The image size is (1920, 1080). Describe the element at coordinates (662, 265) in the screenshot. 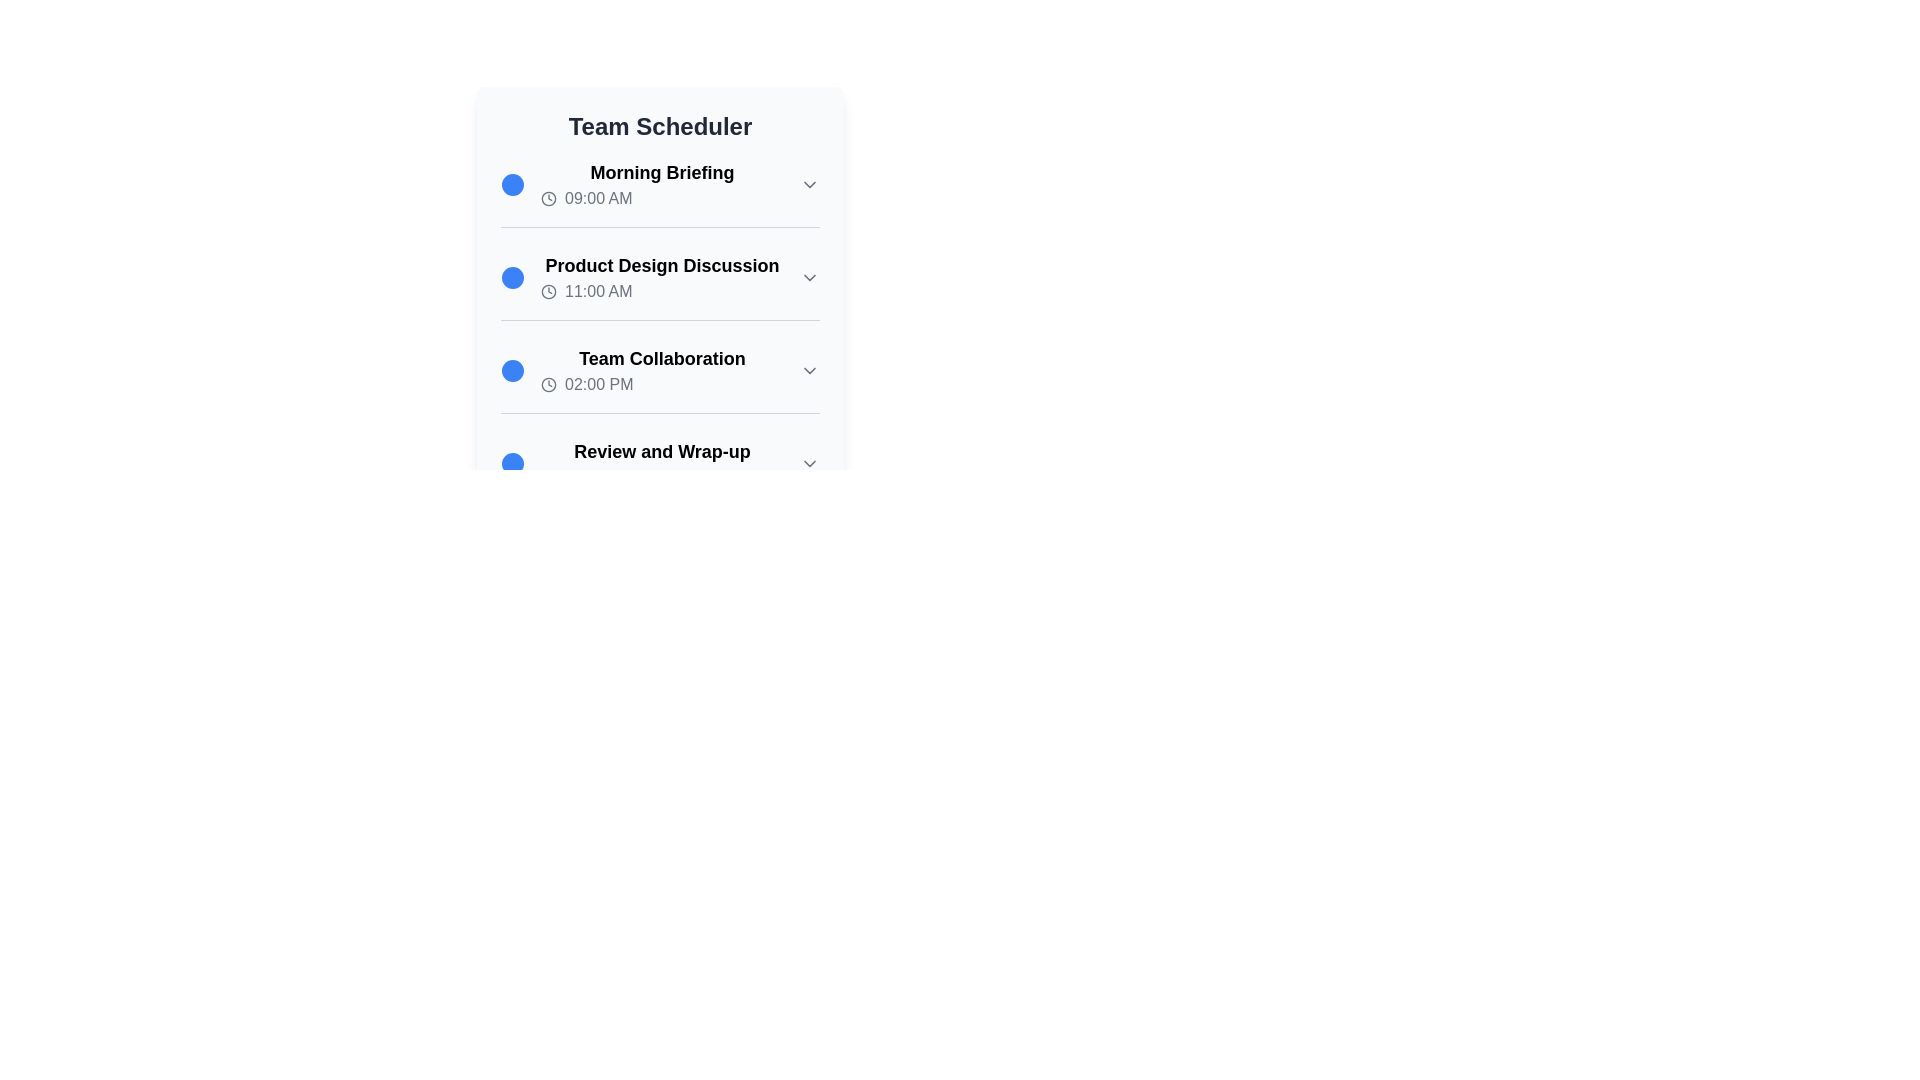

I see `text content of the heading Text Label that serves as the title for the 'Product Design Discussion' event, positioned above the '11:00 AM' text and to the right of a blue dot icon` at that location.